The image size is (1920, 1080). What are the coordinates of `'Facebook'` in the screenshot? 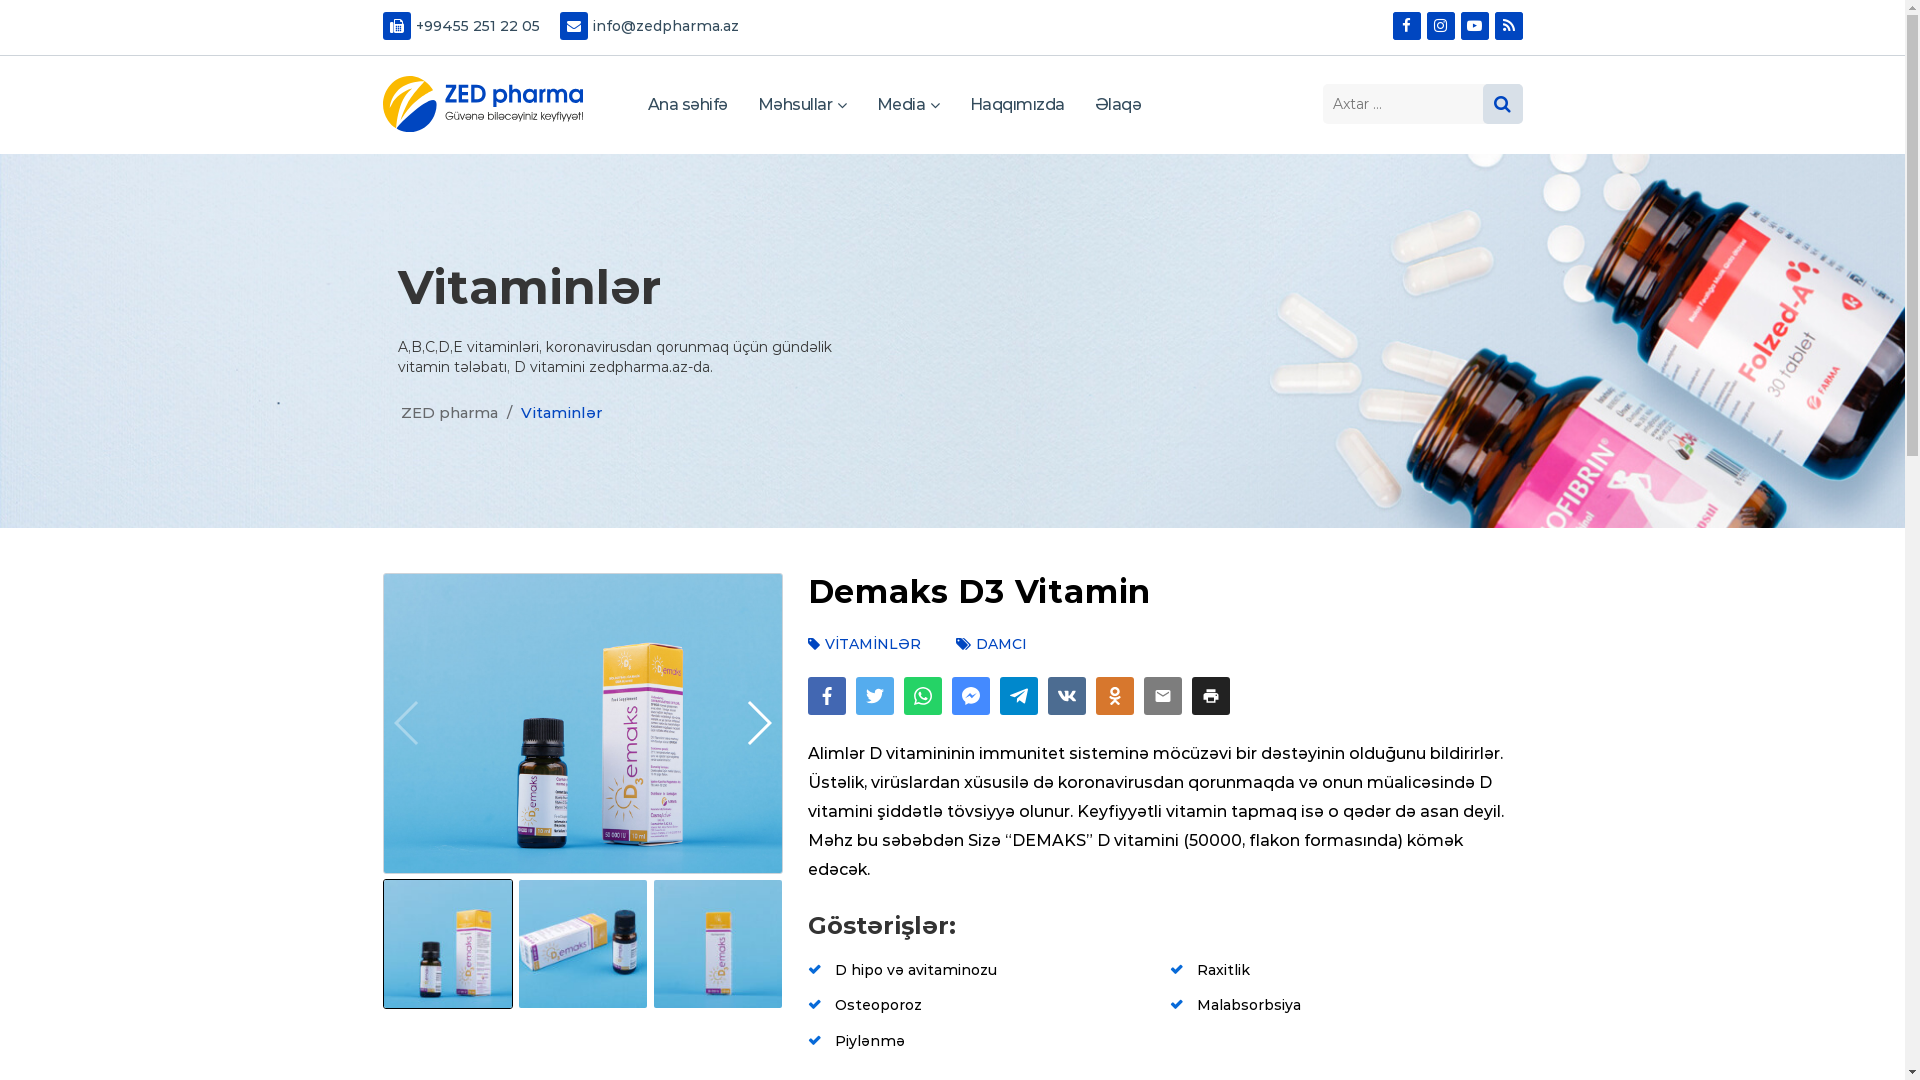 It's located at (1405, 26).